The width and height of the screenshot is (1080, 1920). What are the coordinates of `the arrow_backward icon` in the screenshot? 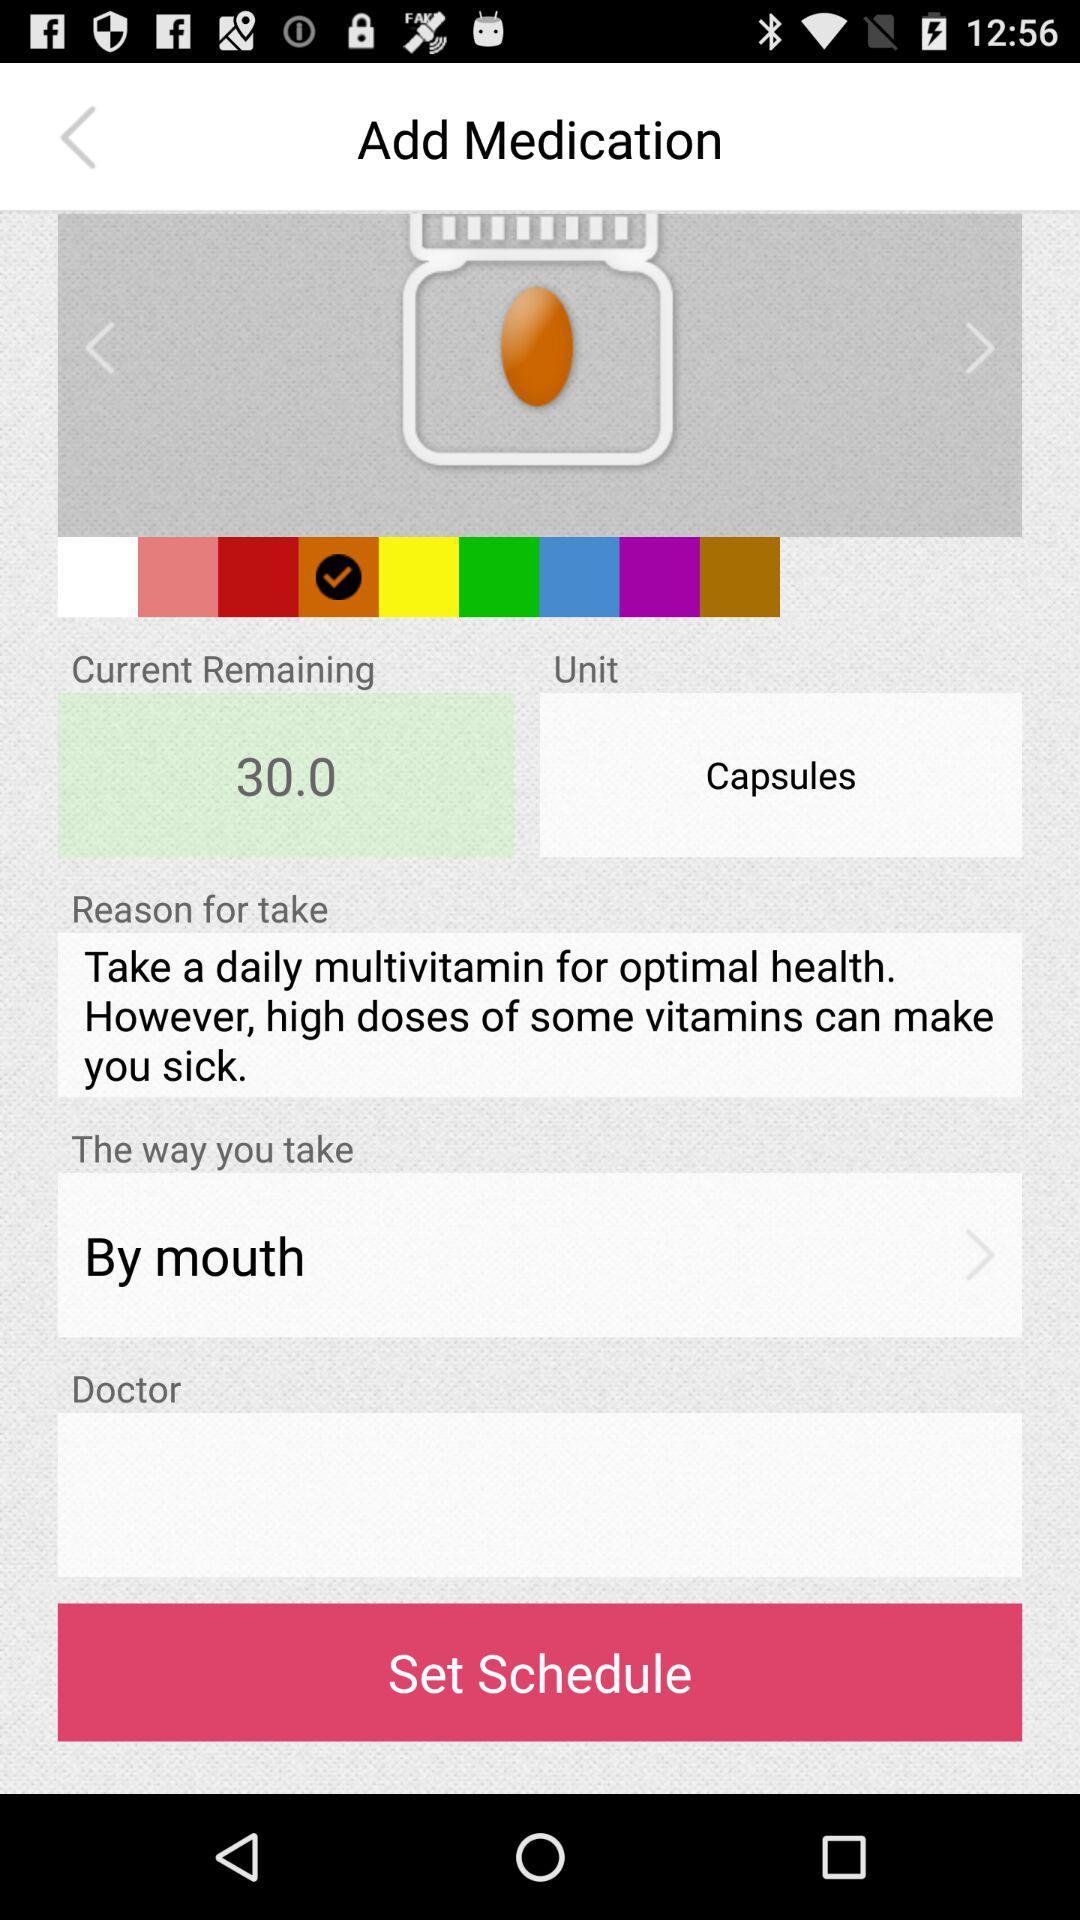 It's located at (99, 372).